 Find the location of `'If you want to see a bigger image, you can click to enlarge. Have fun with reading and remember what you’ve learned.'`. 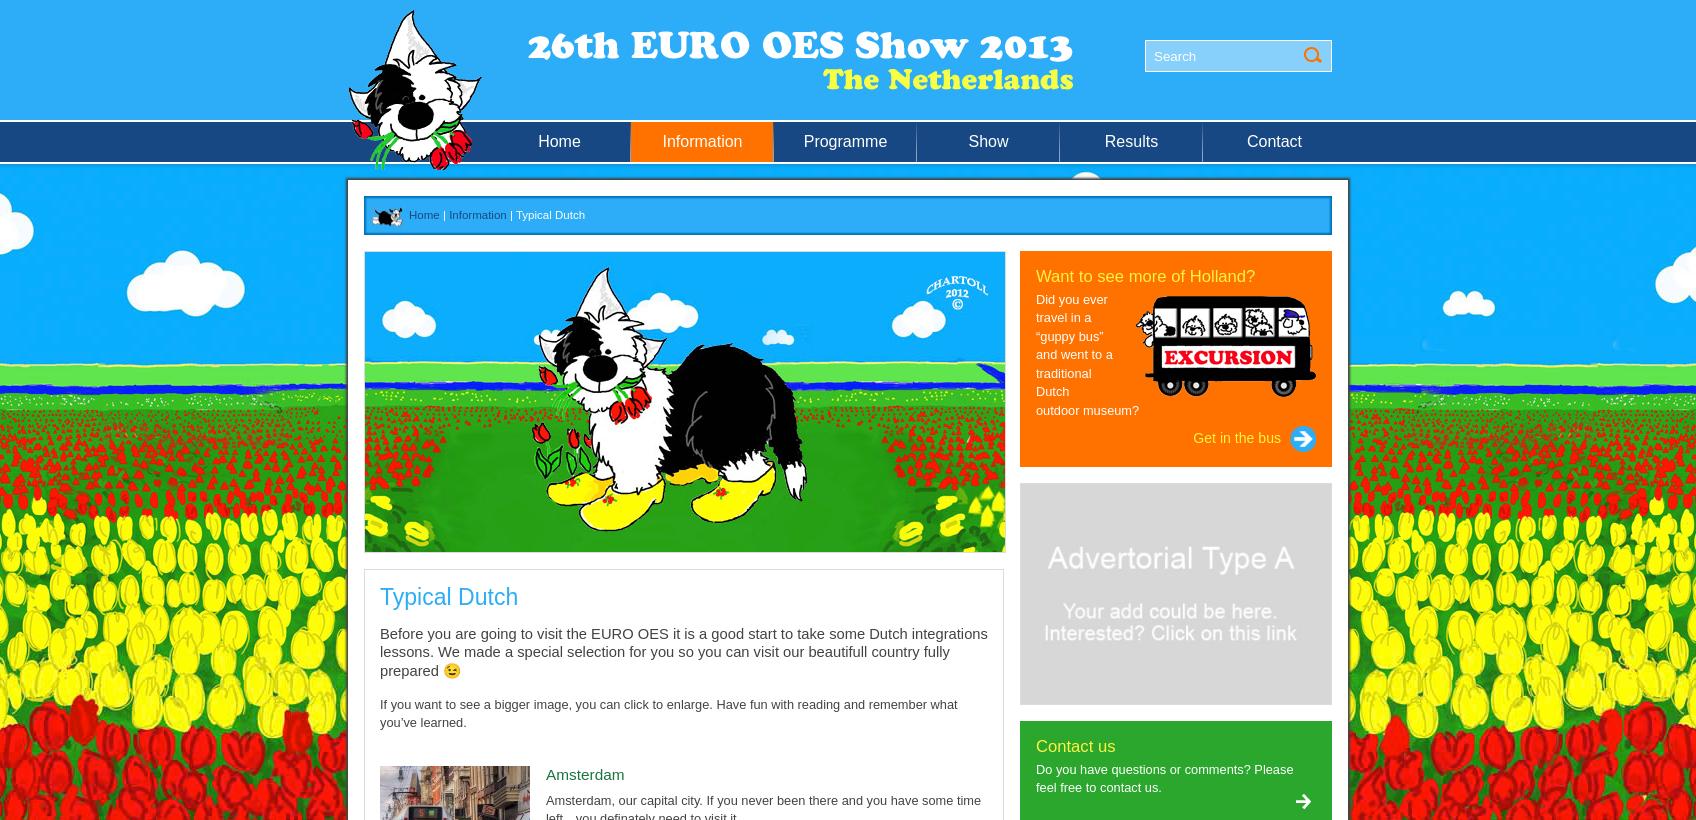

'If you want to see a bigger image, you can click to enlarge. Have fun with reading and remember what you’ve learned.' is located at coordinates (667, 712).